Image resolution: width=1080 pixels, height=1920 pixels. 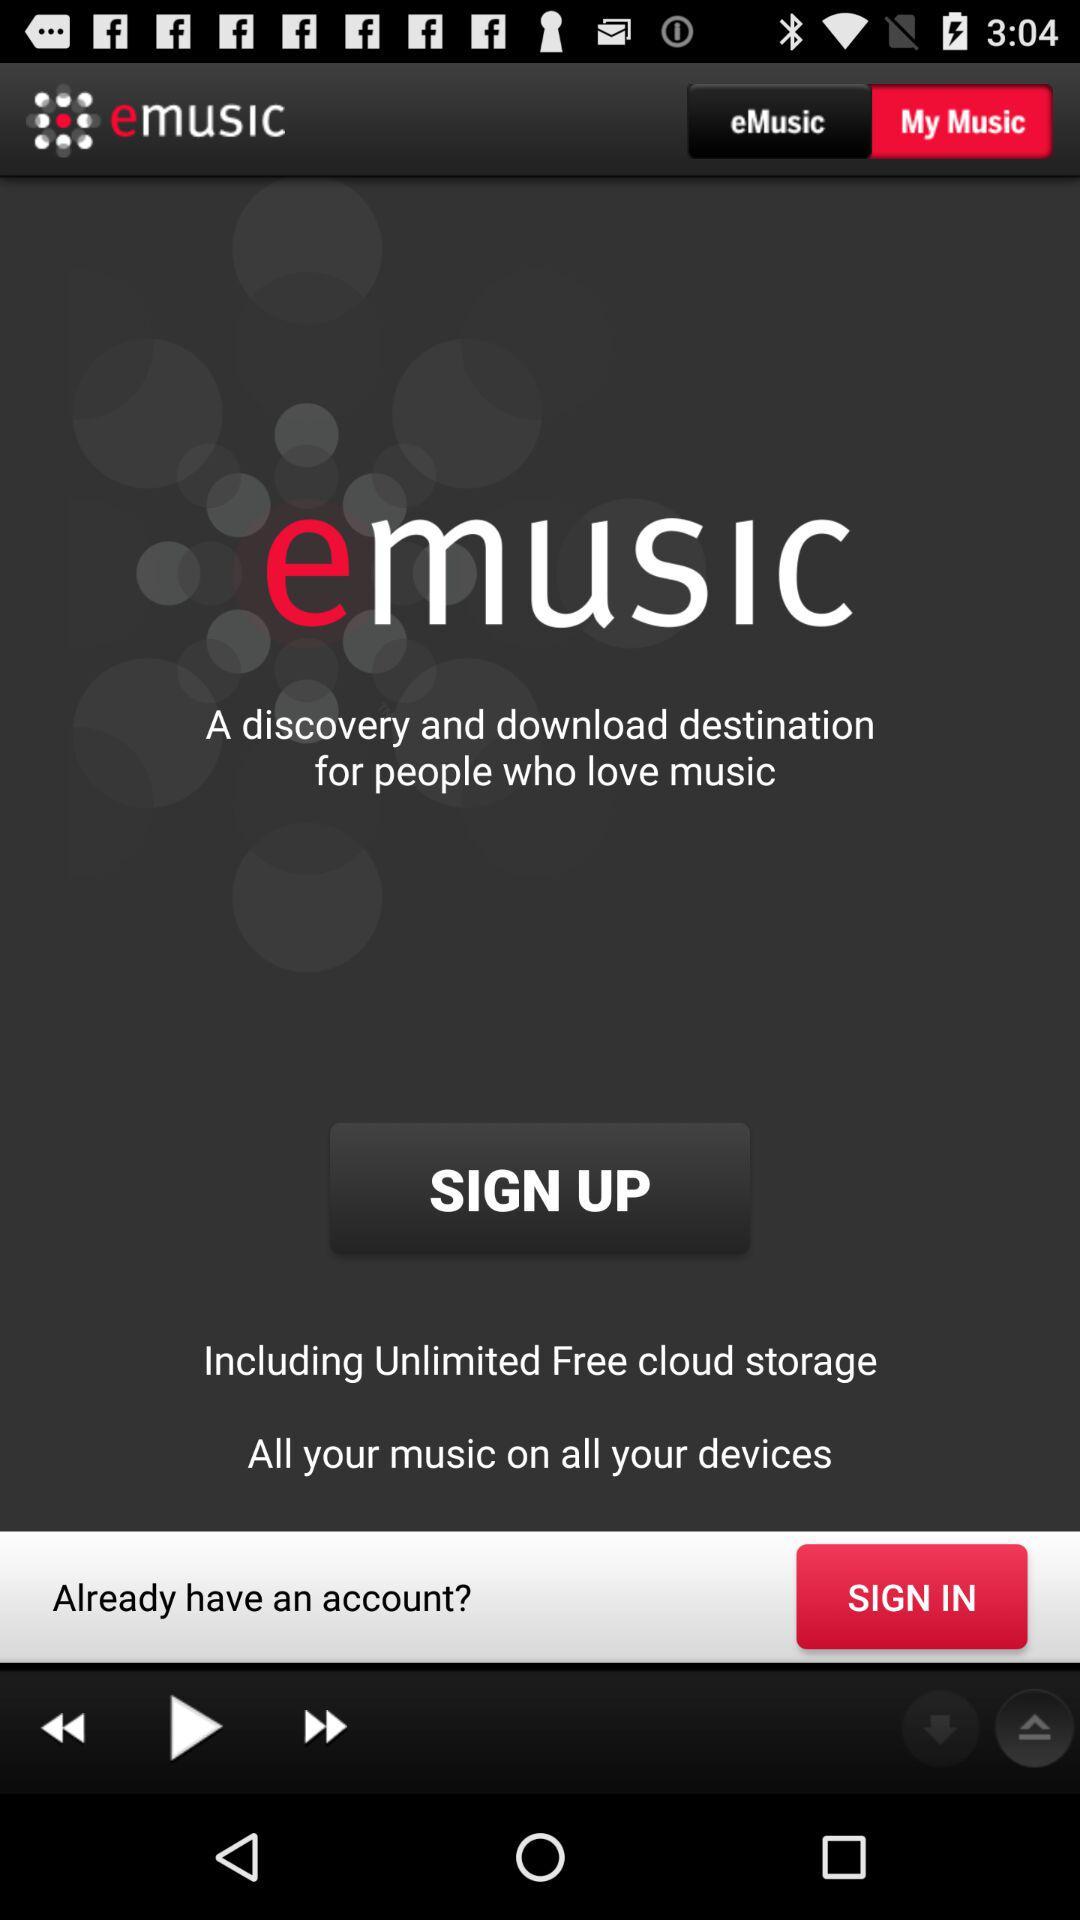 I want to click on app to the right of already have an item, so click(x=911, y=1595).